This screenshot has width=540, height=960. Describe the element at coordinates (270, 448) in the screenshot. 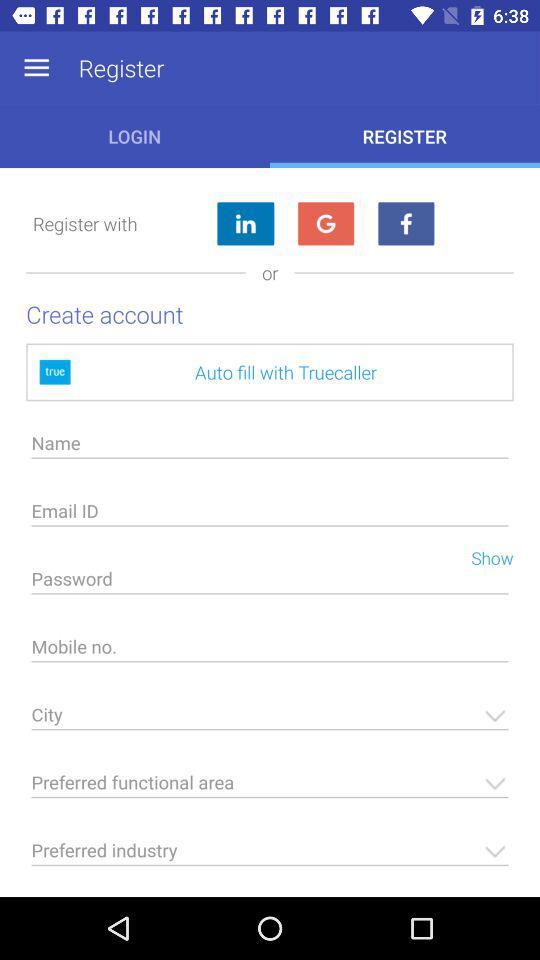

I see `icon below the auto fill with item` at that location.